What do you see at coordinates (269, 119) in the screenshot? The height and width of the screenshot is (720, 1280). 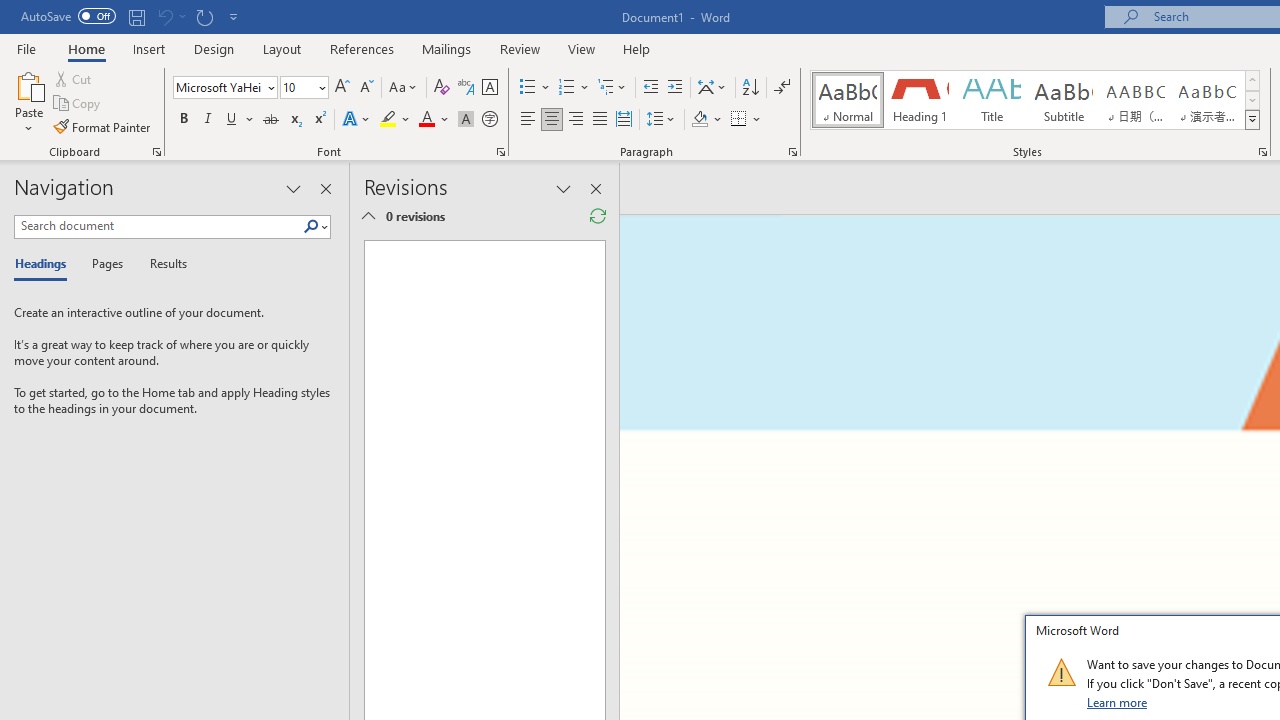 I see `'Strikethrough'` at bounding box center [269, 119].